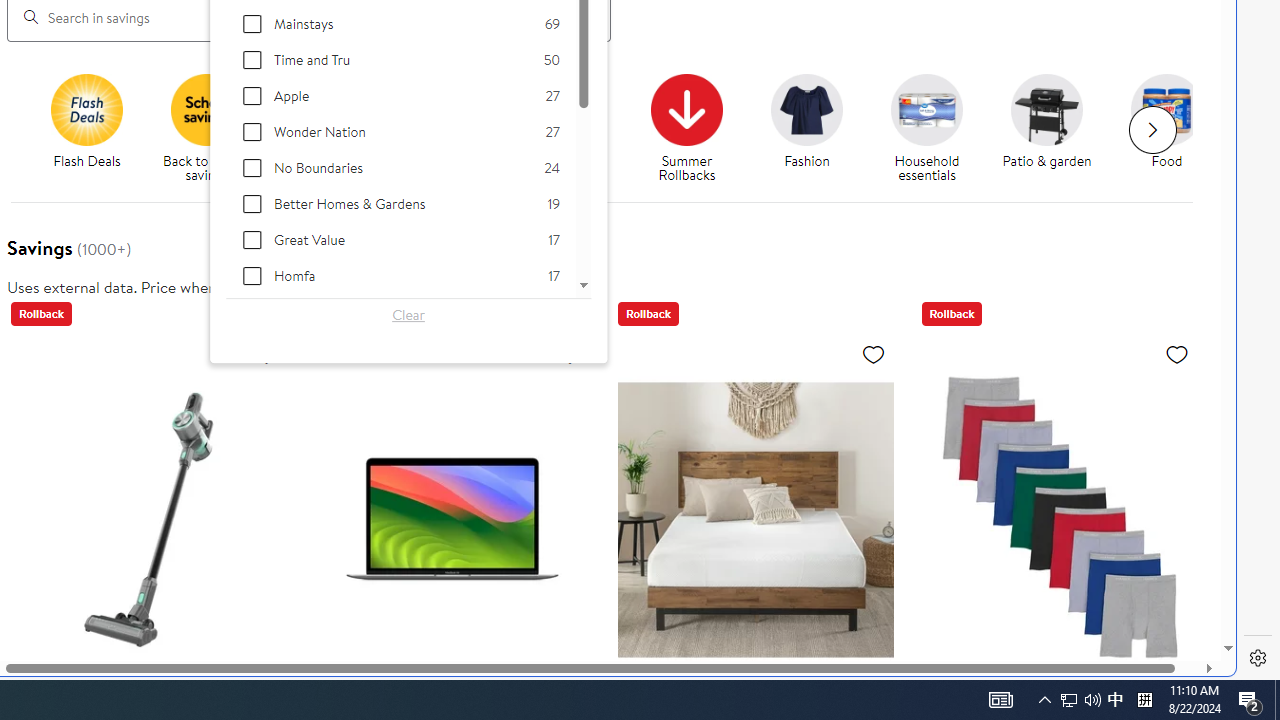 This screenshot has width=1280, height=720. I want to click on 'Summer Rollbacks', so click(695, 129).